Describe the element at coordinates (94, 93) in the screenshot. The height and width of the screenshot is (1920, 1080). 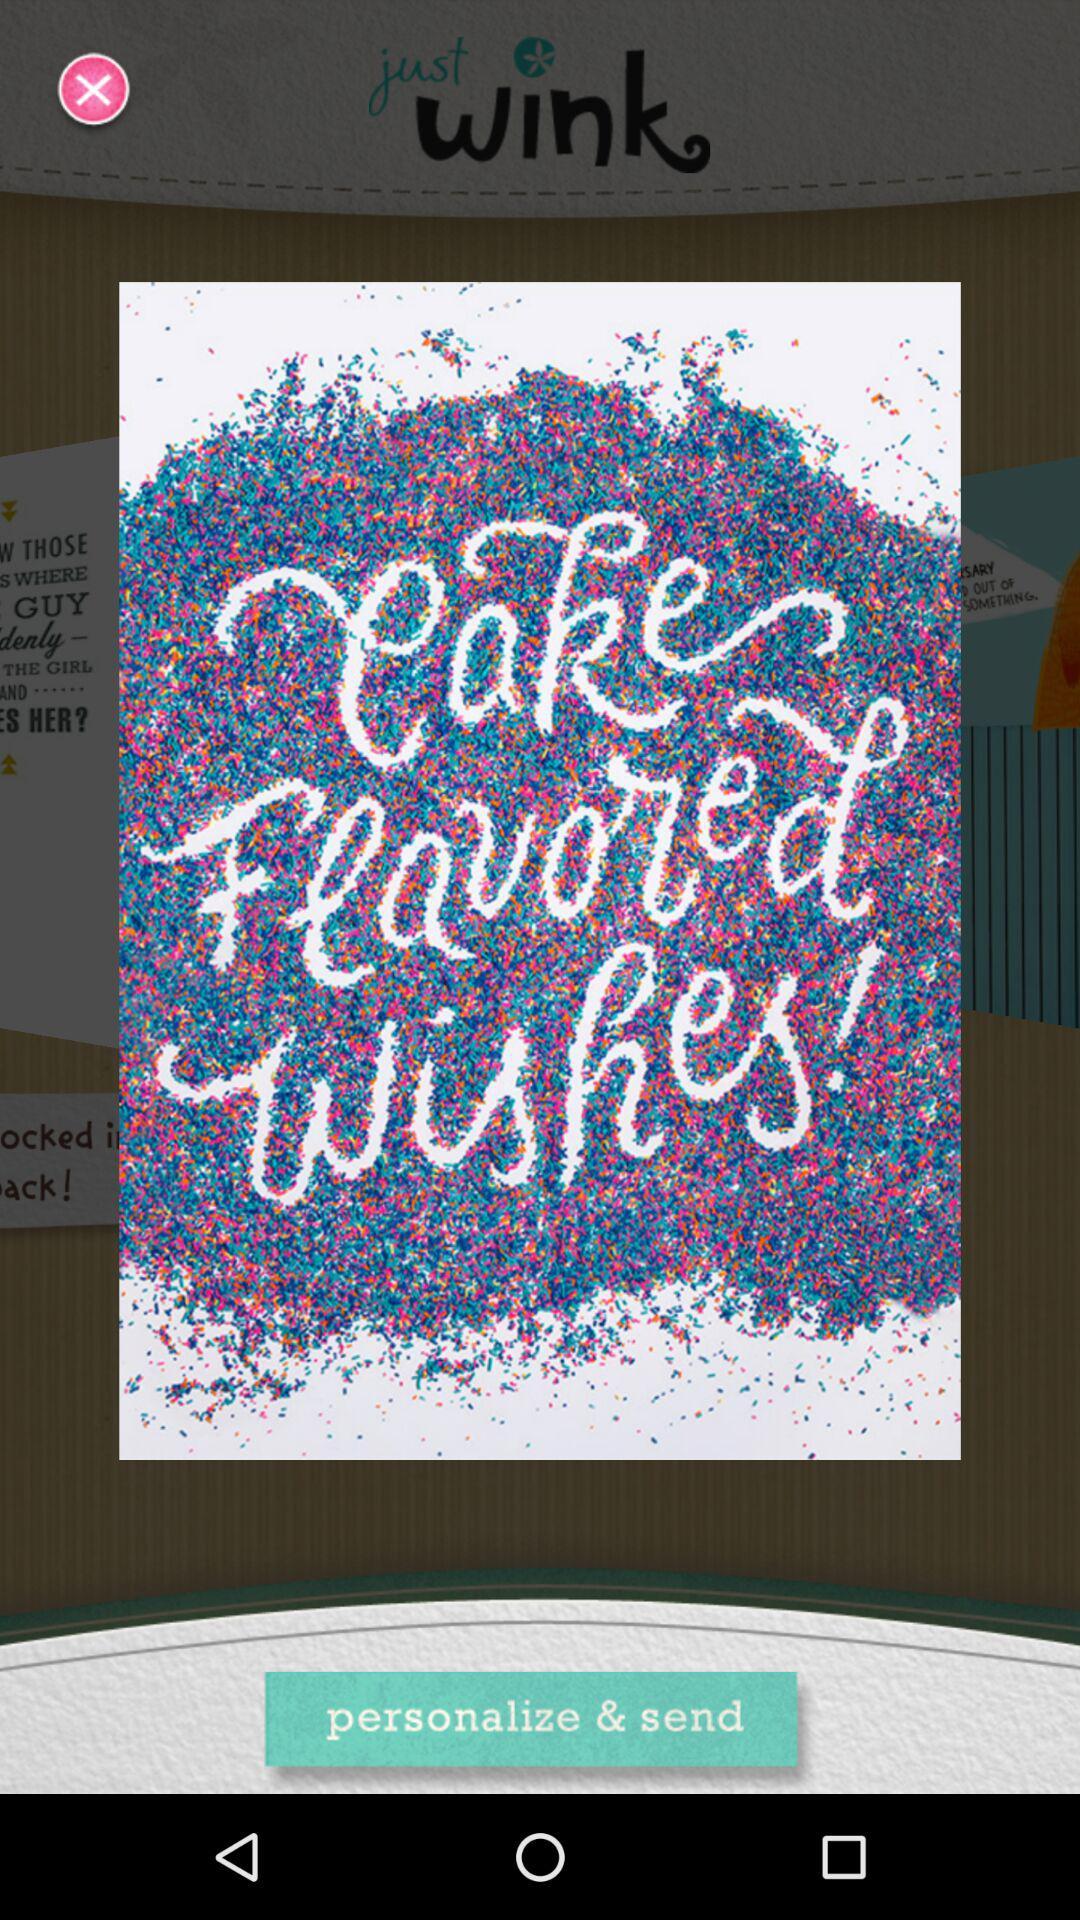
I see `the close icon` at that location.